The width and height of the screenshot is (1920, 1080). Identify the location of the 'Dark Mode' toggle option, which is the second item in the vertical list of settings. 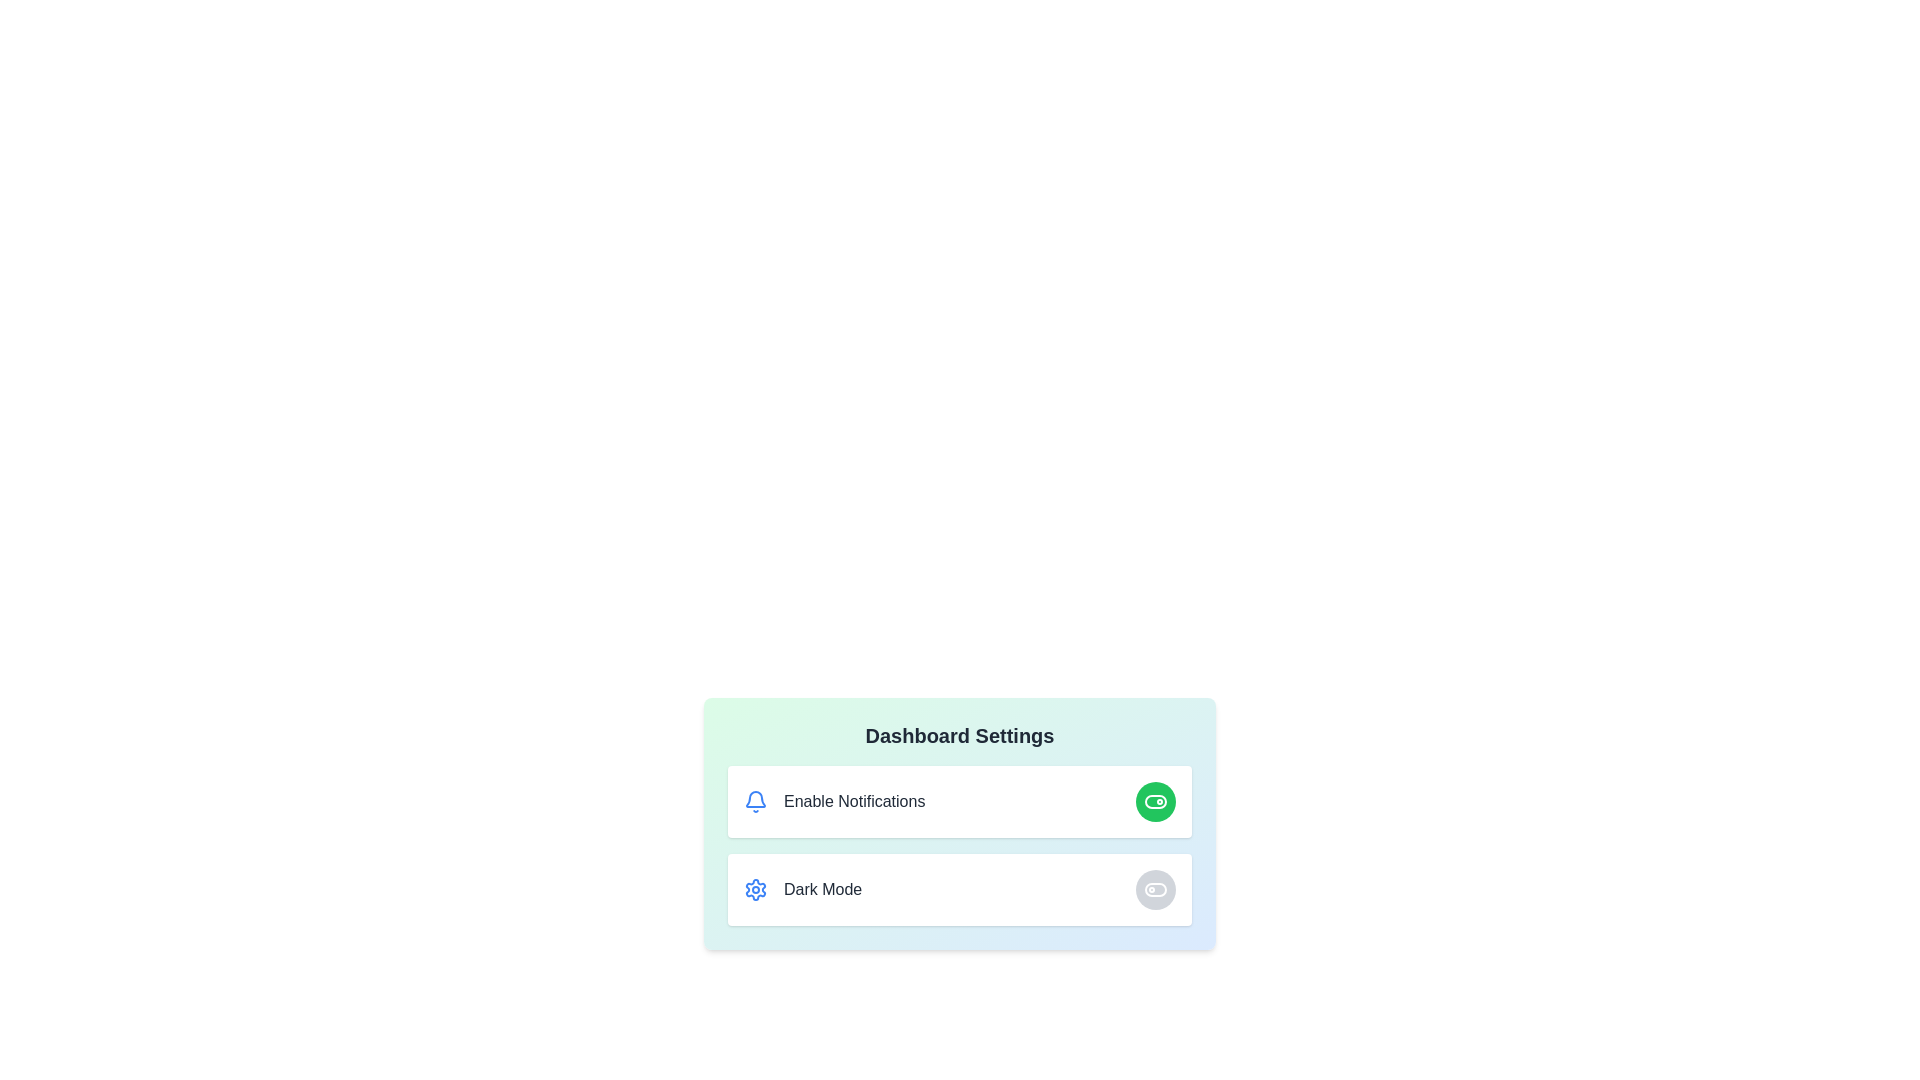
(960, 889).